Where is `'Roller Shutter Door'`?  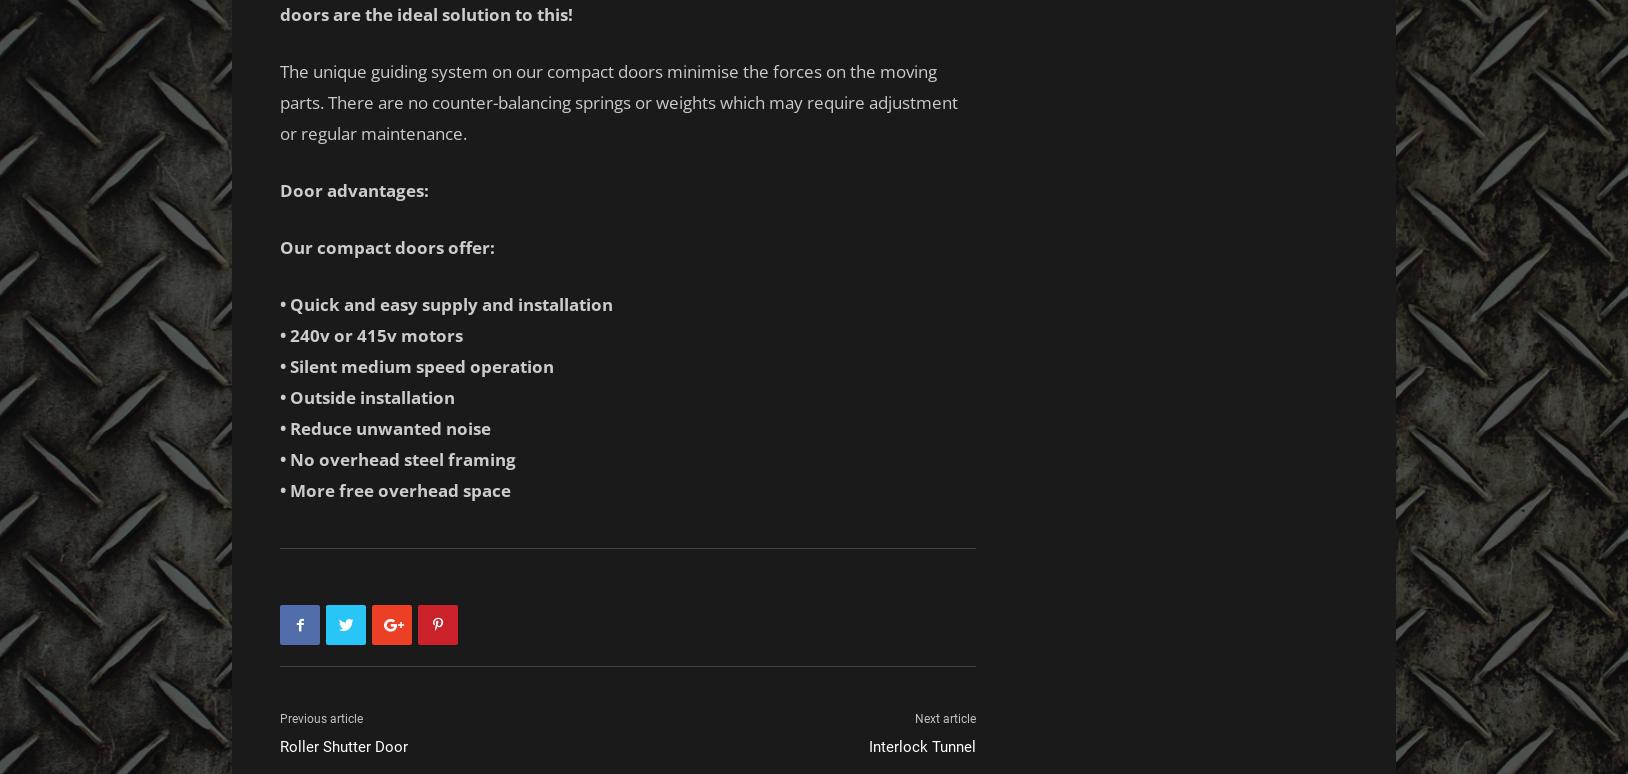 'Roller Shutter Door' is located at coordinates (280, 745).